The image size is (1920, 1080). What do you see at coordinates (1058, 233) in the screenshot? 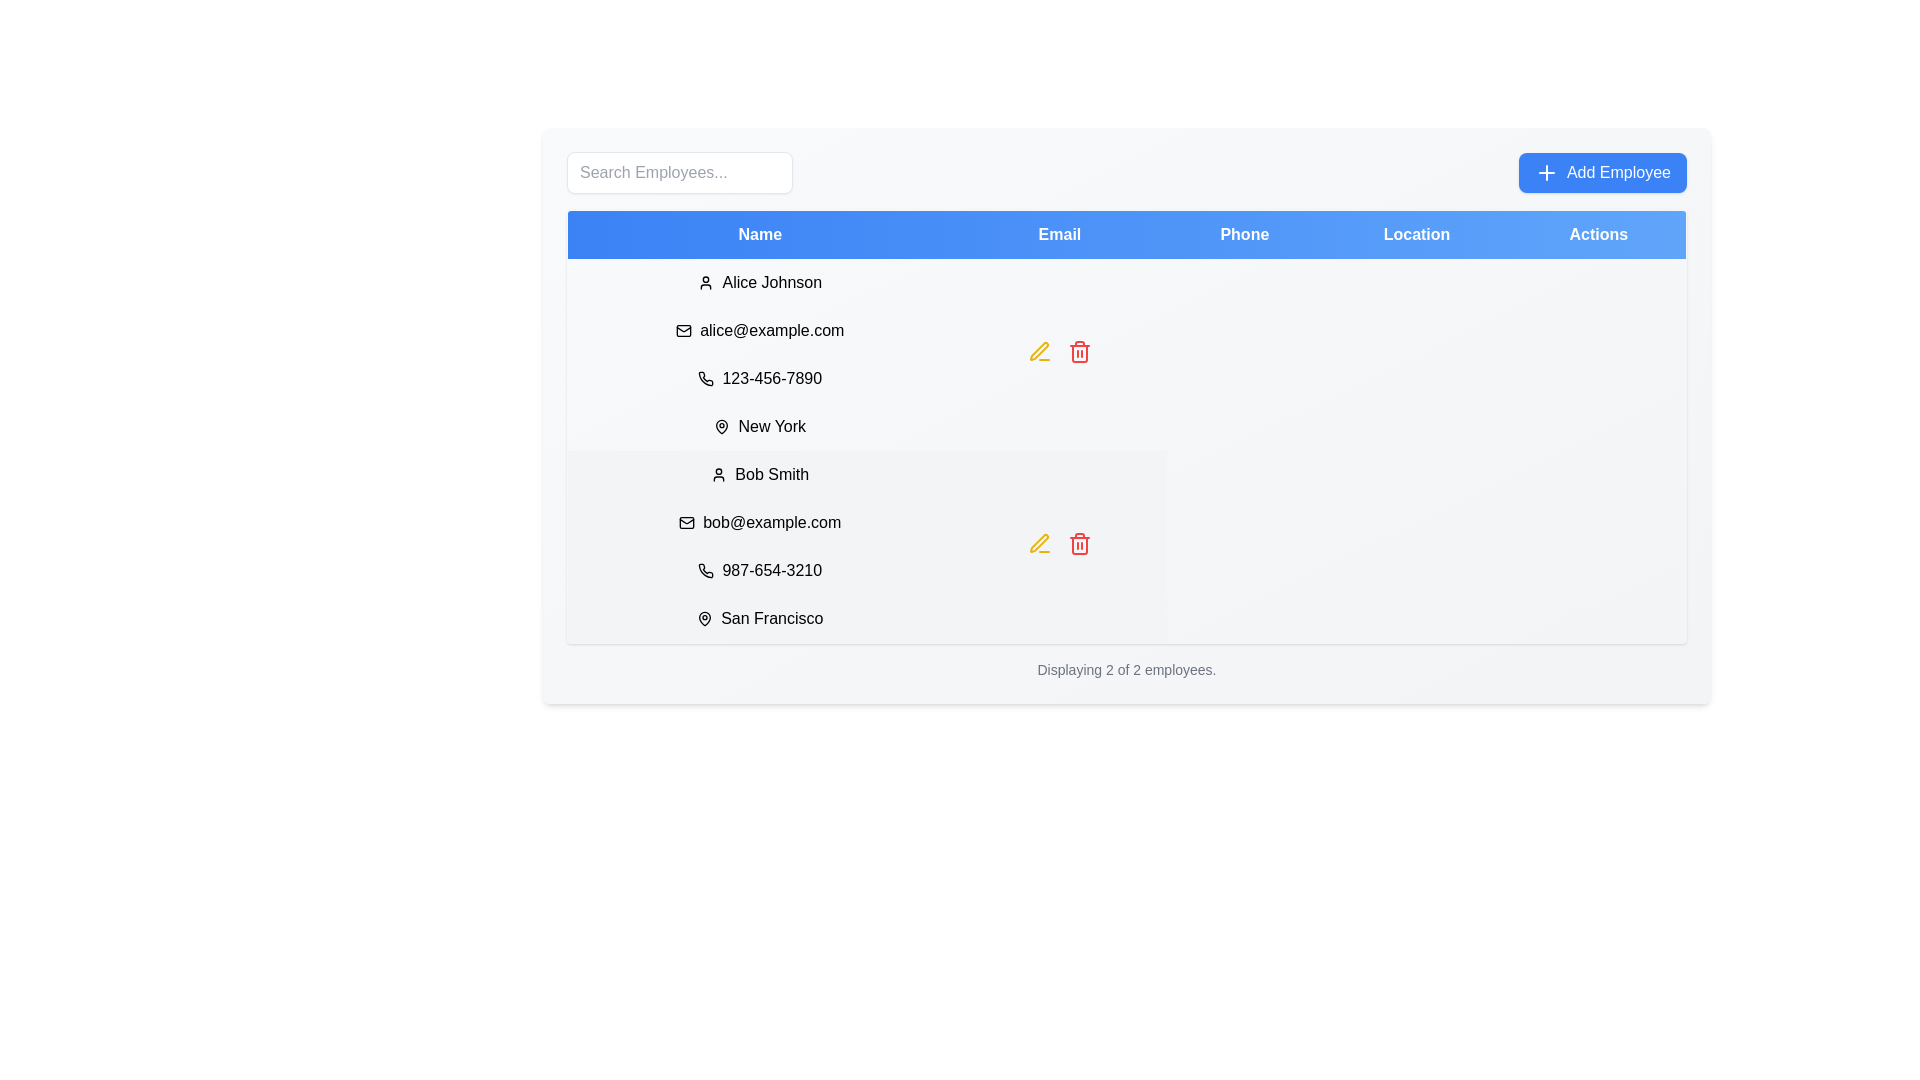
I see `the 'Email' label in the header row of the table, which is the second column from the left` at bounding box center [1058, 233].